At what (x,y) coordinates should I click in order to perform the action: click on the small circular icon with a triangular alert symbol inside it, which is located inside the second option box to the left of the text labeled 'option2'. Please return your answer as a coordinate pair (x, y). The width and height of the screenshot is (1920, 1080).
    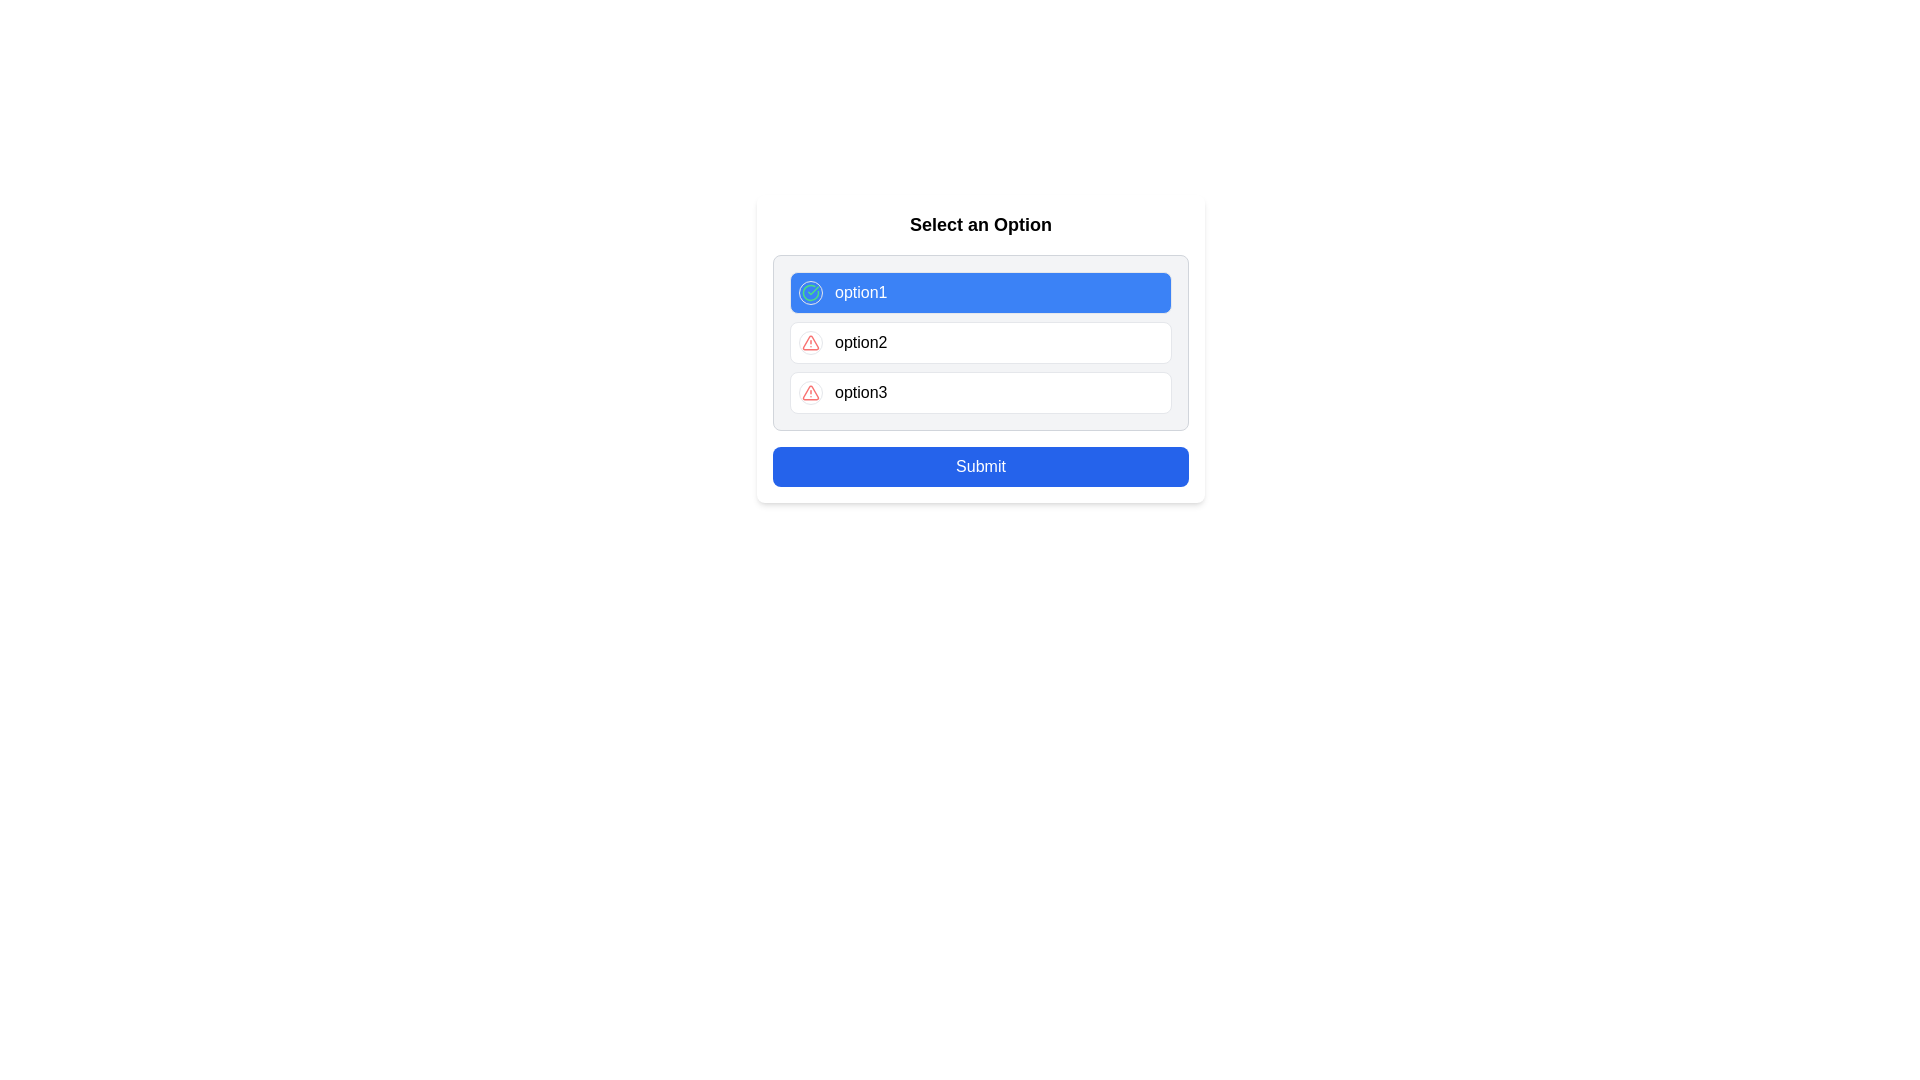
    Looking at the image, I should click on (811, 342).